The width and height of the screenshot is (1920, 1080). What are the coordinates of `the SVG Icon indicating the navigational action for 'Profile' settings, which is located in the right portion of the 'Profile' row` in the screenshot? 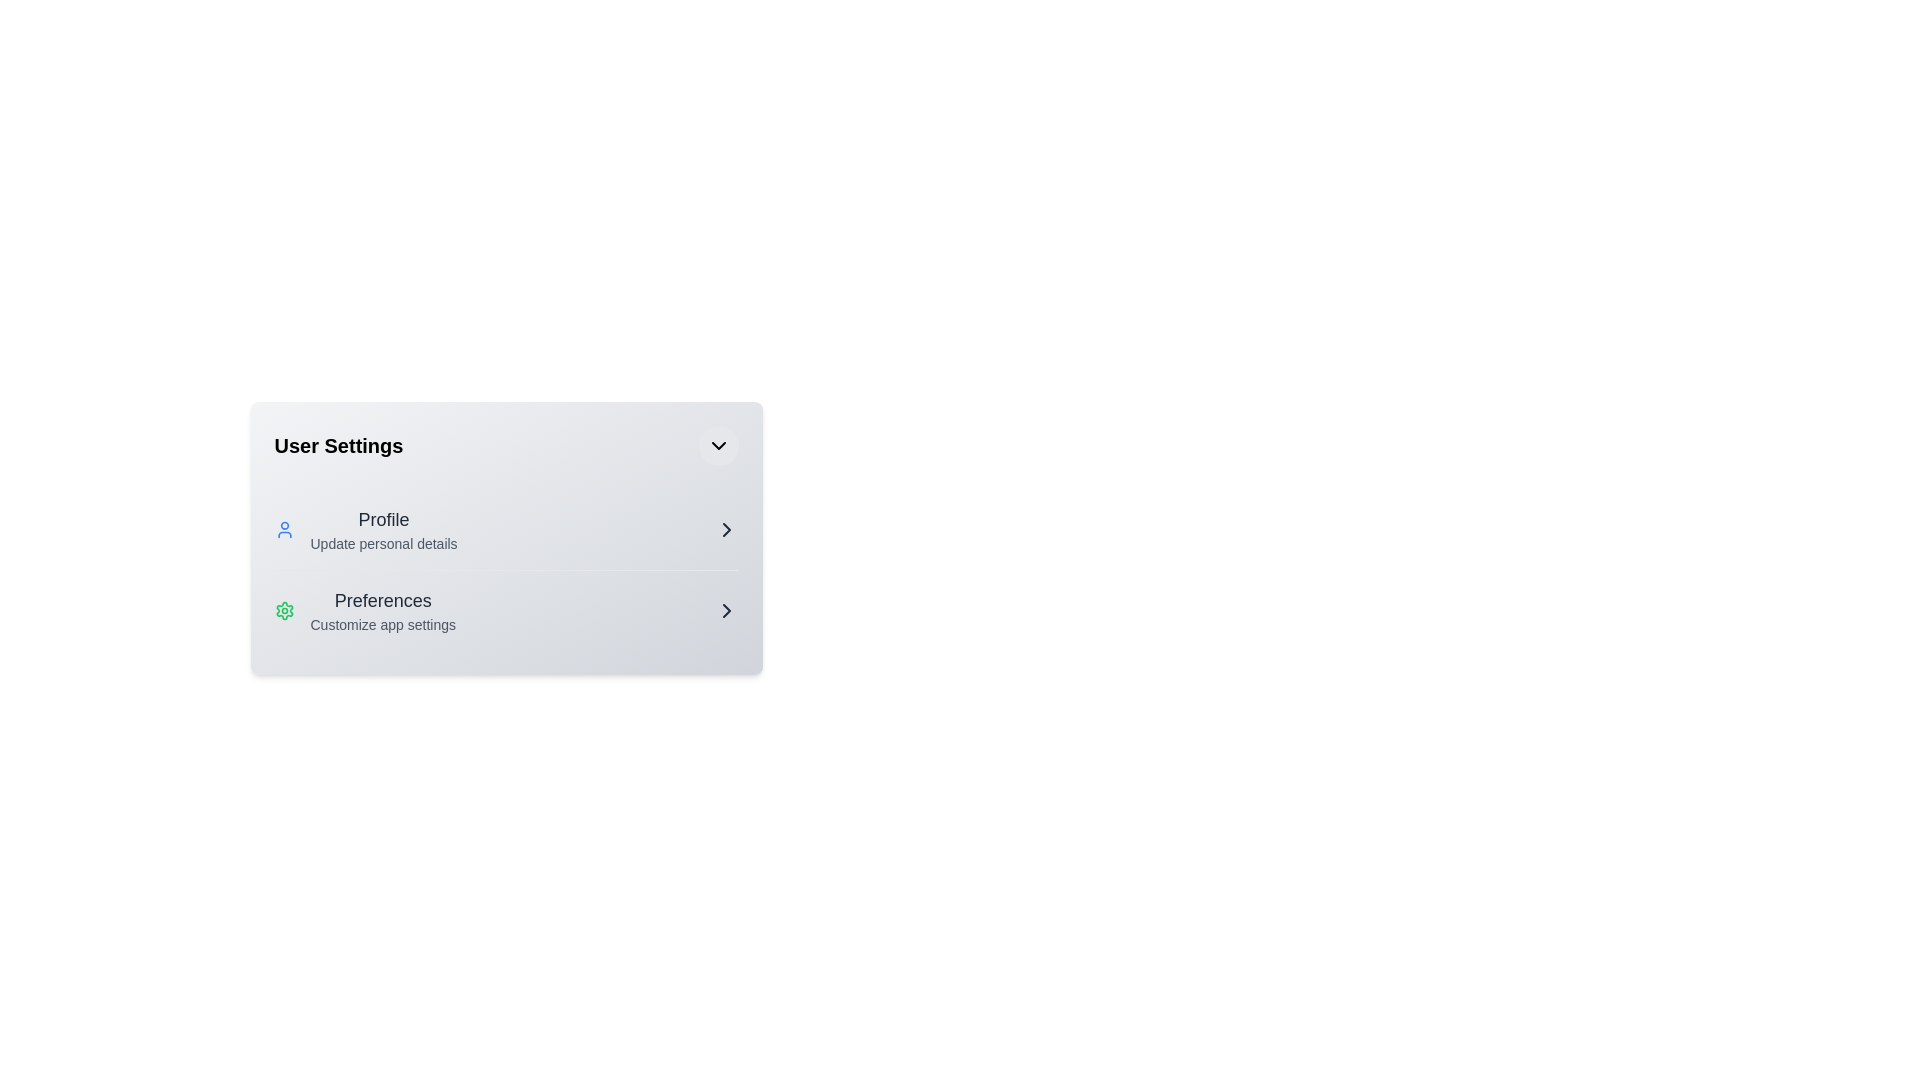 It's located at (725, 528).